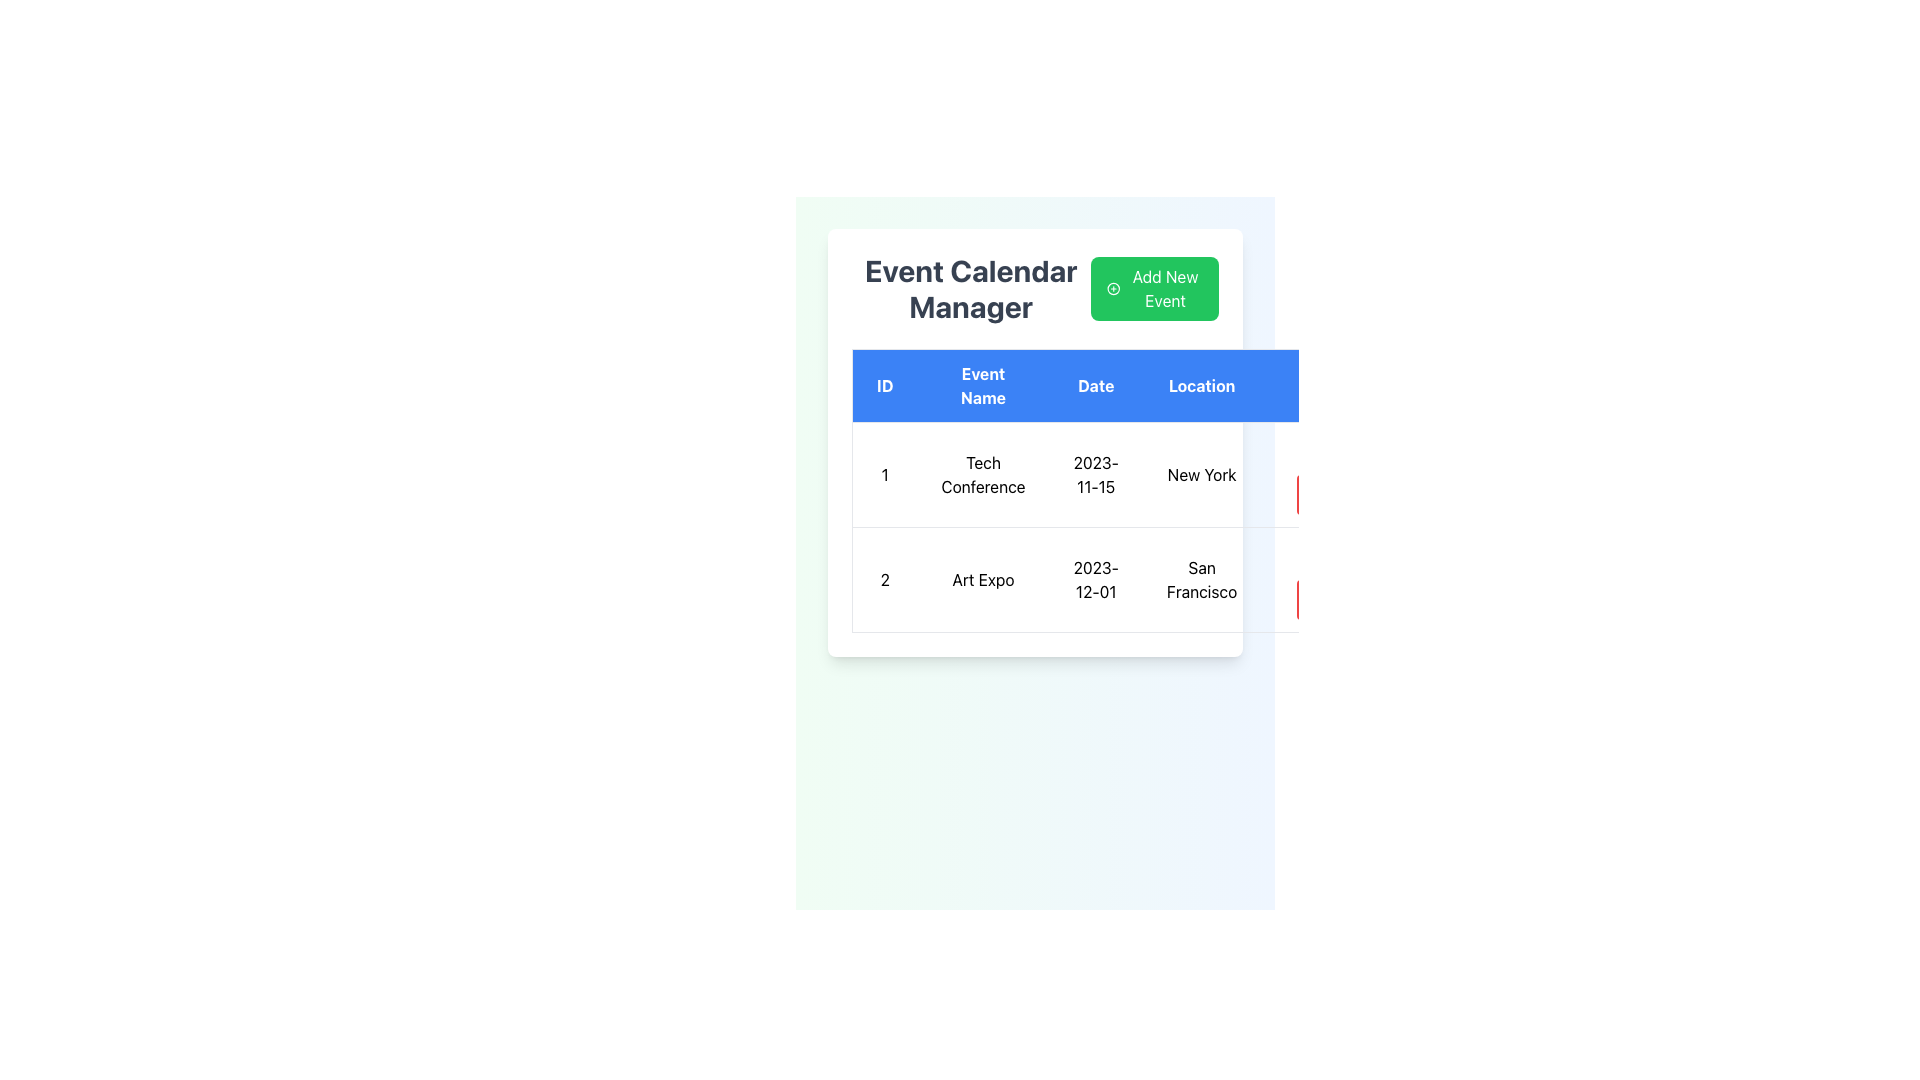 The image size is (1920, 1080). What do you see at coordinates (1112, 289) in the screenshot?
I see `styles or event bindings of the SVG circle graphic used as the 'Add New Event' icon located at the top right corner of the event management interface` at bounding box center [1112, 289].